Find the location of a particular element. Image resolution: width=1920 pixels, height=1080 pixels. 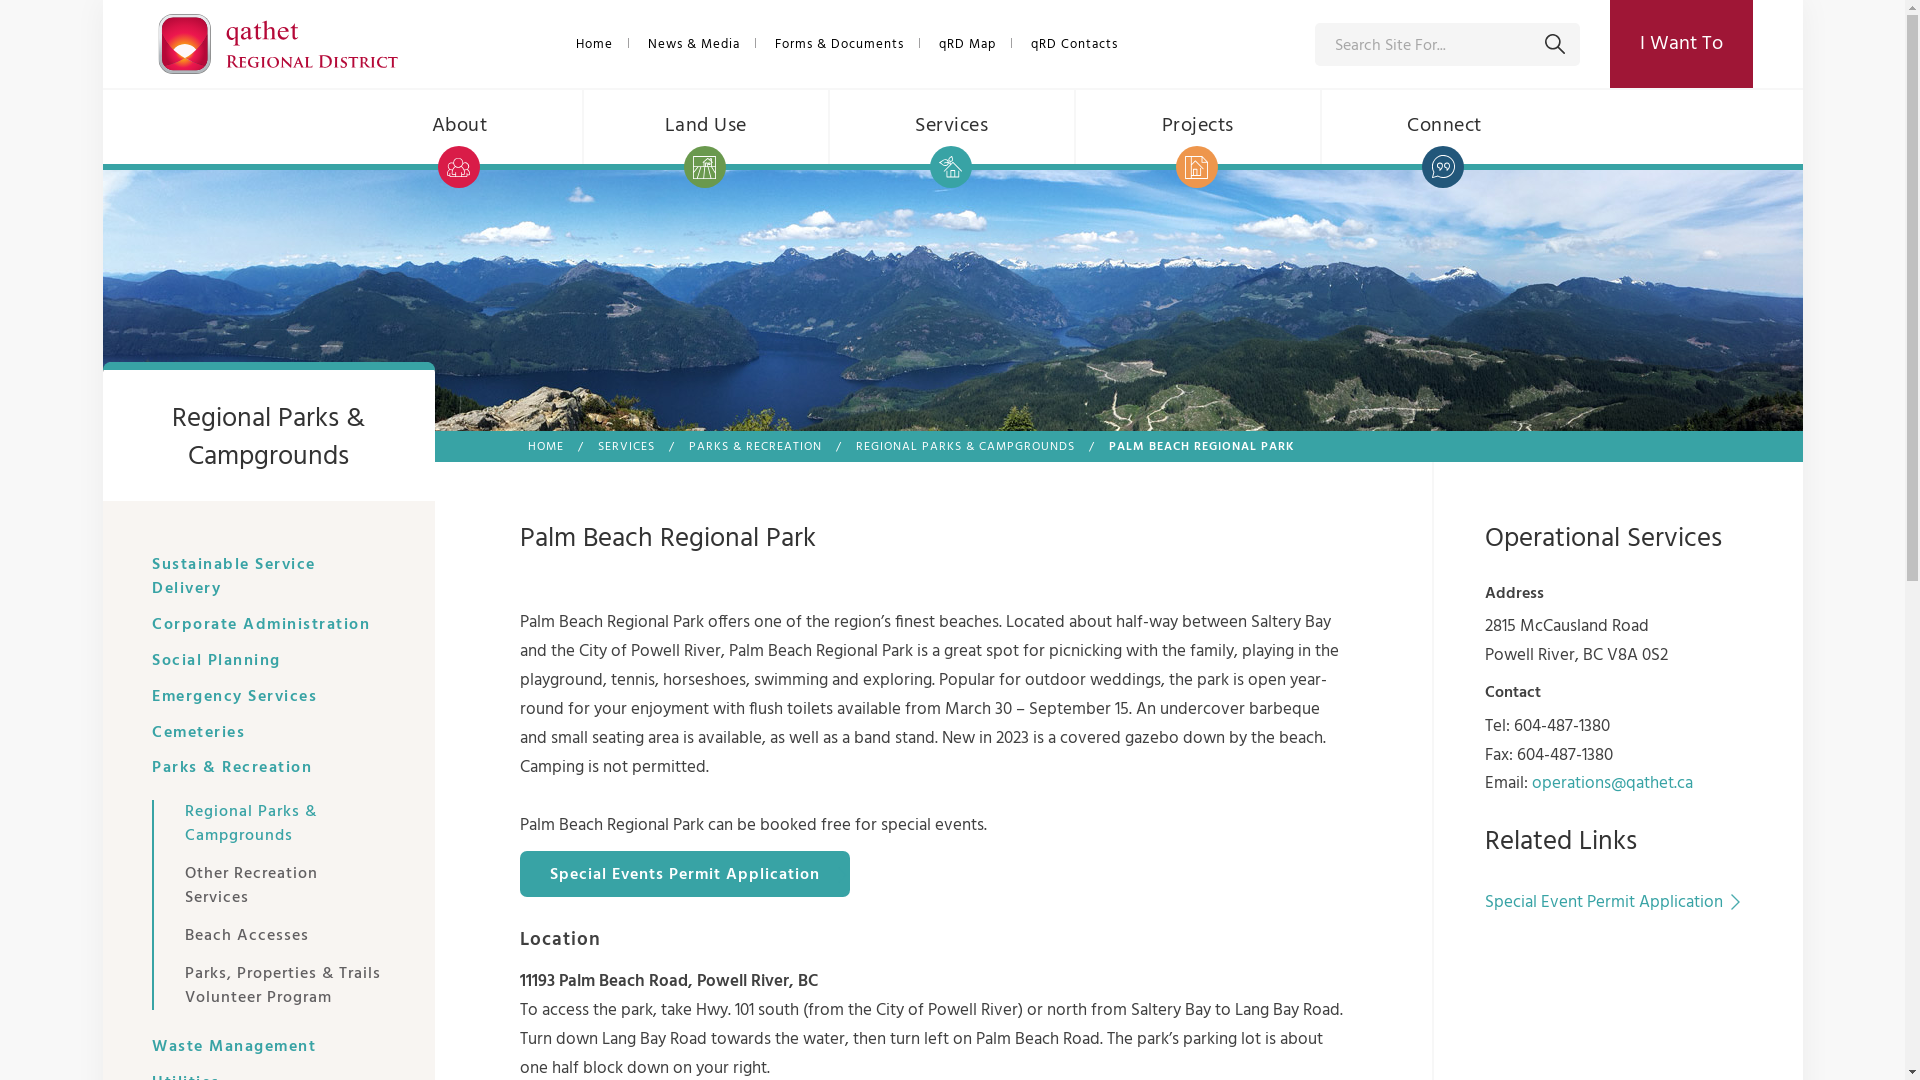

'Parks, Properties & Trails Volunteer Program' is located at coordinates (284, 981).